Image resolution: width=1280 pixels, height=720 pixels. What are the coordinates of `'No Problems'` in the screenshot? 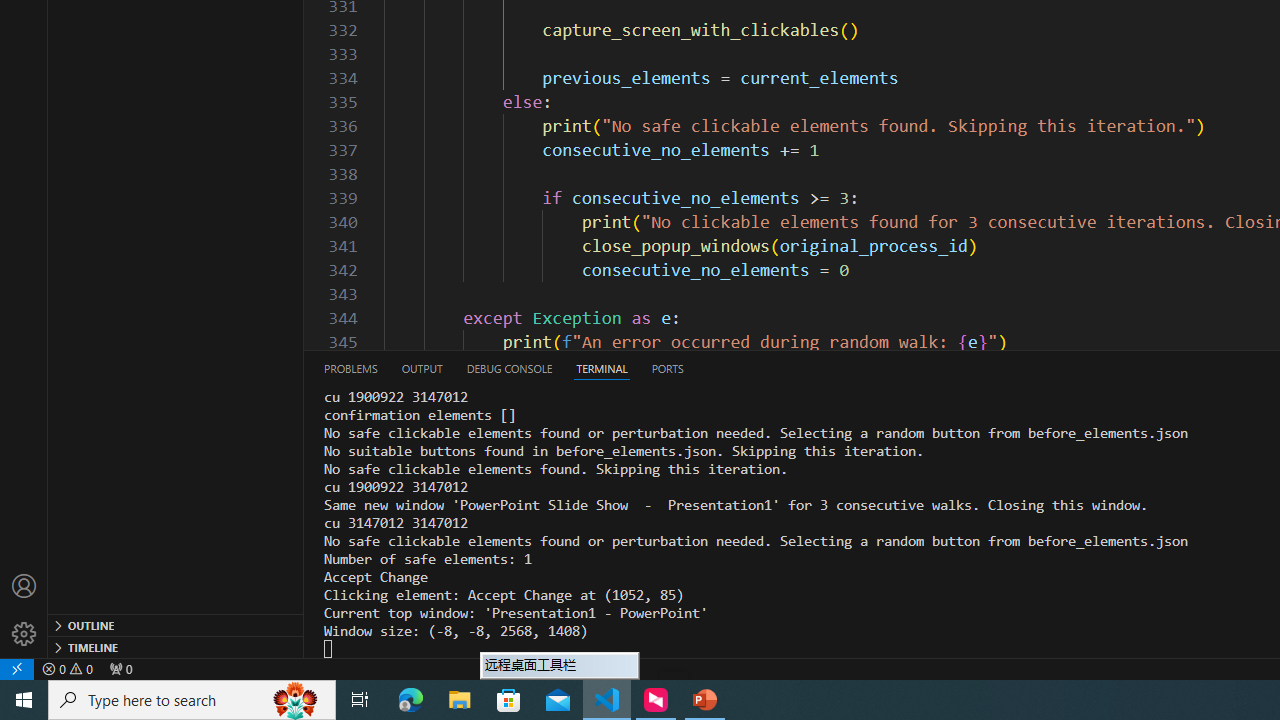 It's located at (67, 668).